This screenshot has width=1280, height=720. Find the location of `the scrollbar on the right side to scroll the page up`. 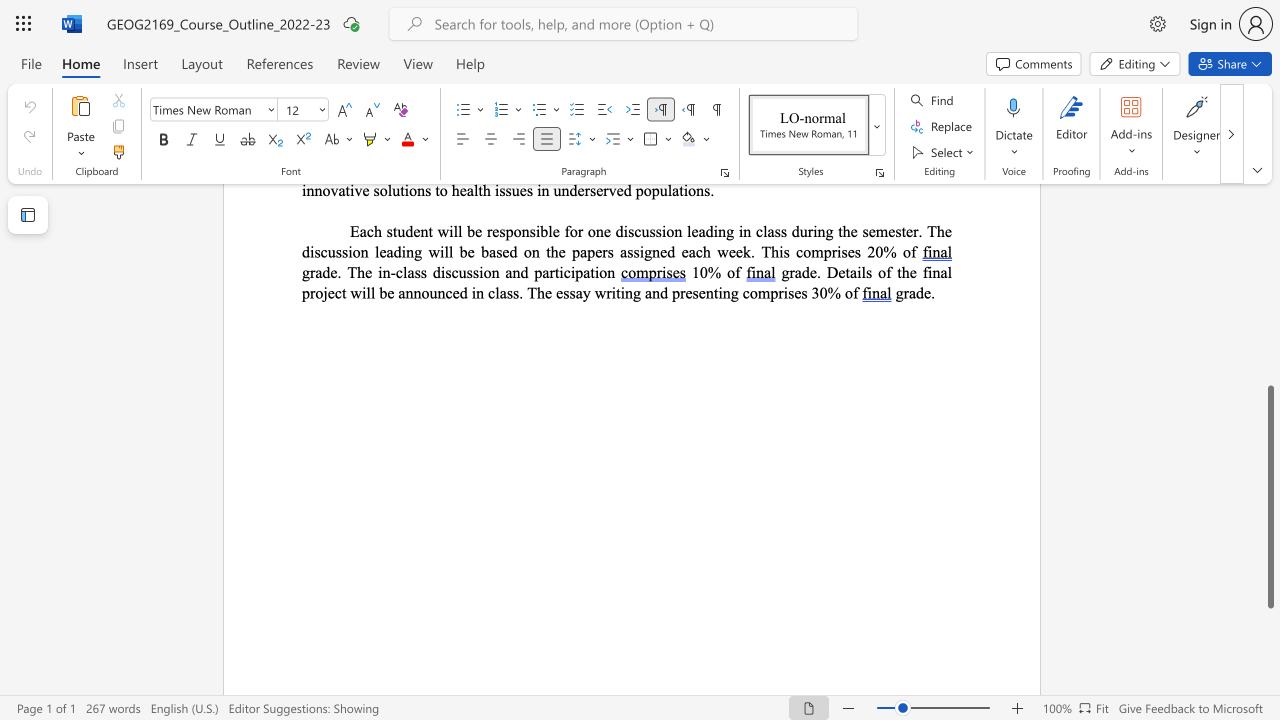

the scrollbar on the right side to scroll the page up is located at coordinates (1269, 290).